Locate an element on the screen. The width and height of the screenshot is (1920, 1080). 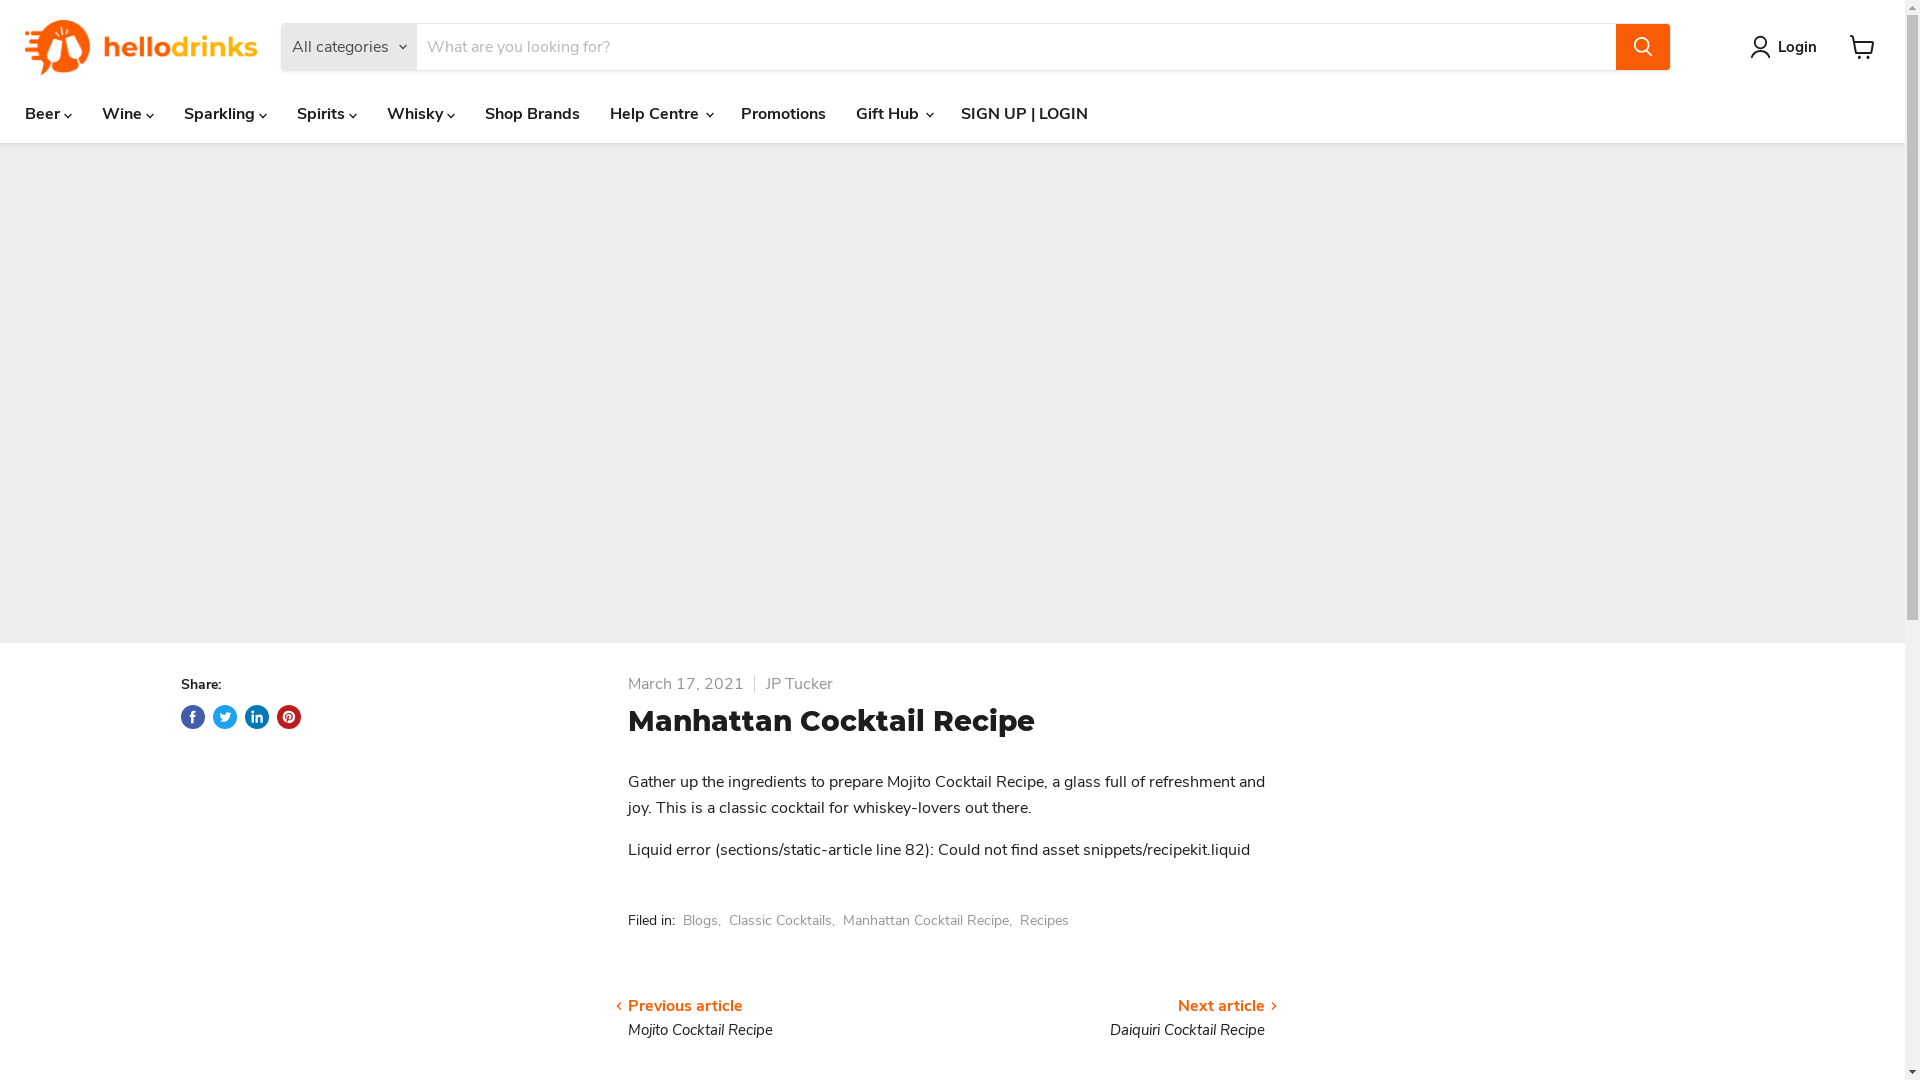
'Manhattan Cocktail Recipe' is located at coordinates (841, 920).